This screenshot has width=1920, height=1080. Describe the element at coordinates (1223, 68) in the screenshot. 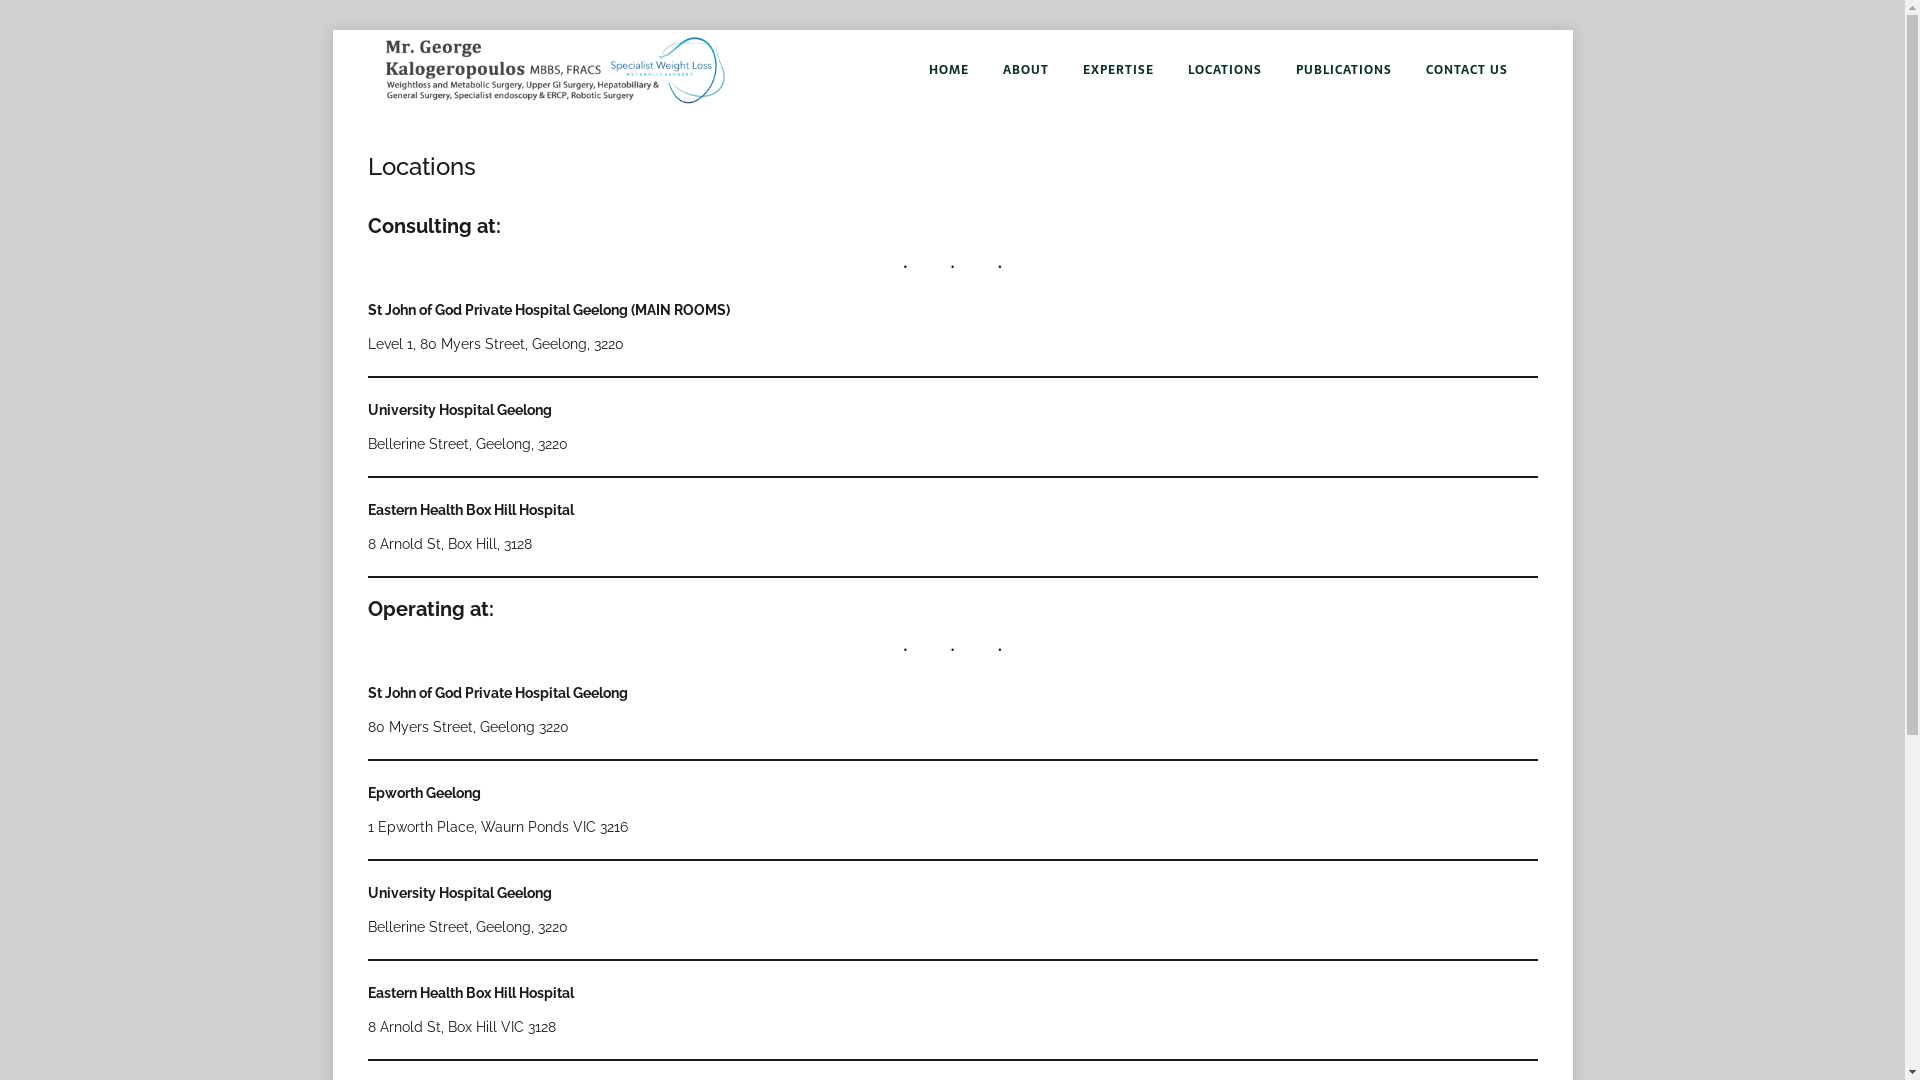

I see `'LOCATIONS'` at that location.